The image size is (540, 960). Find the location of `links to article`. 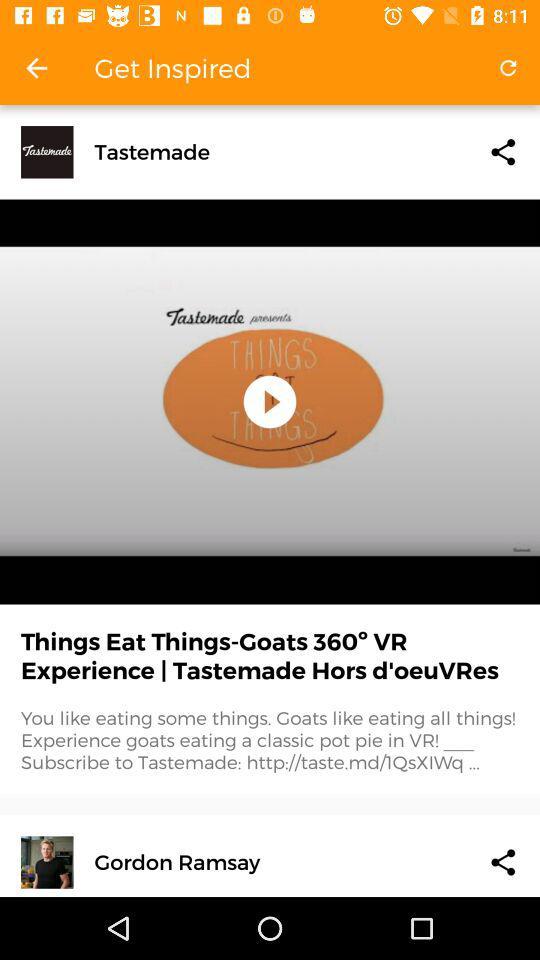

links to article is located at coordinates (502, 151).